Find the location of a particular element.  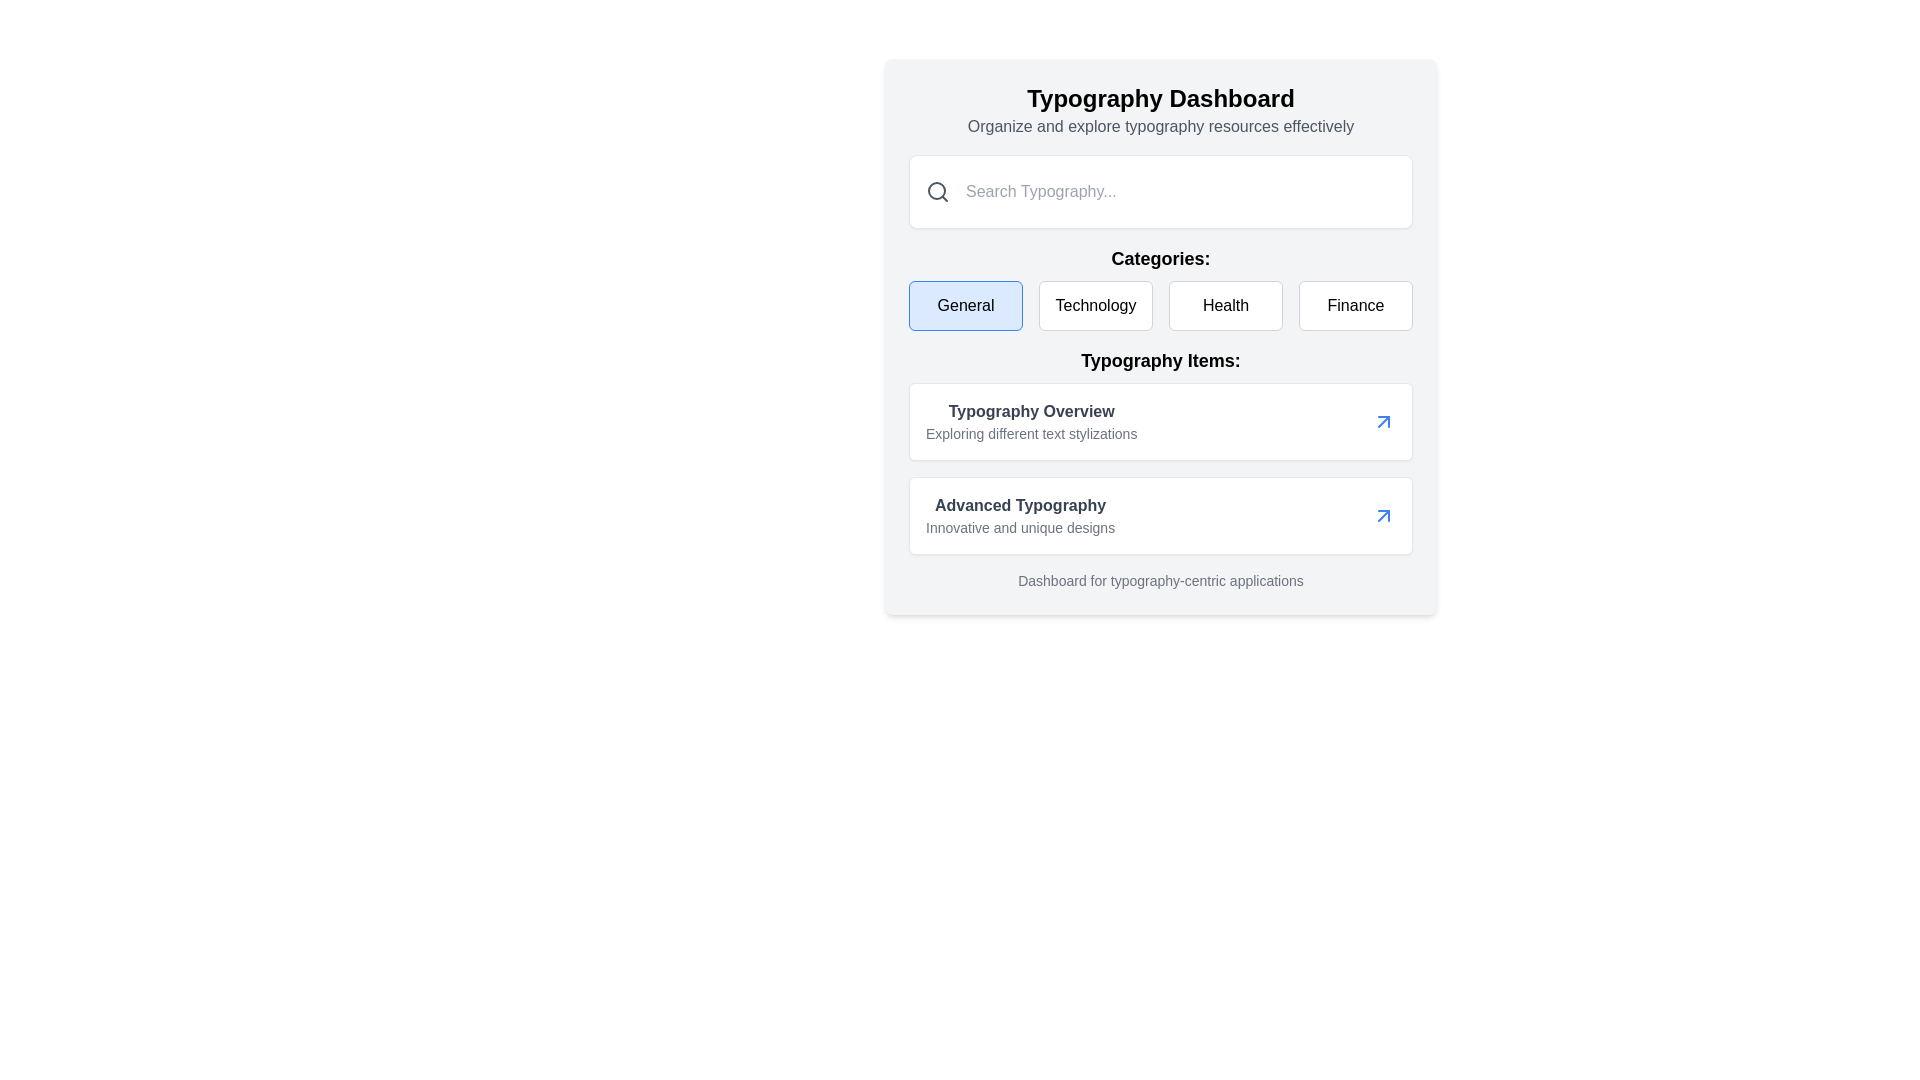

text 'Typography Overview' and its subtitle 'Exploring different text stylizations' from the Text composite located in the Typography Items section, positioned at the top-left area of its containing card is located at coordinates (1031, 420).